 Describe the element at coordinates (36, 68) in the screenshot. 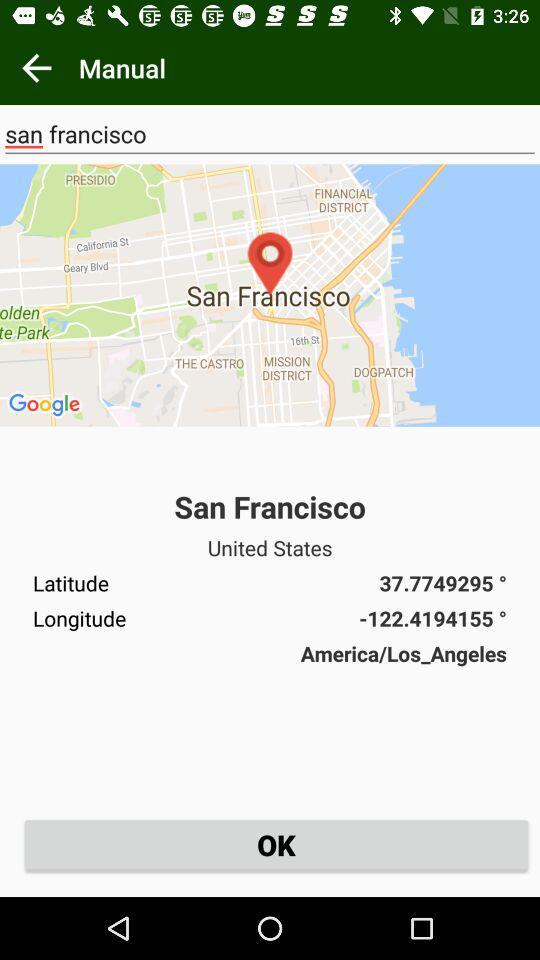

I see `go back` at that location.